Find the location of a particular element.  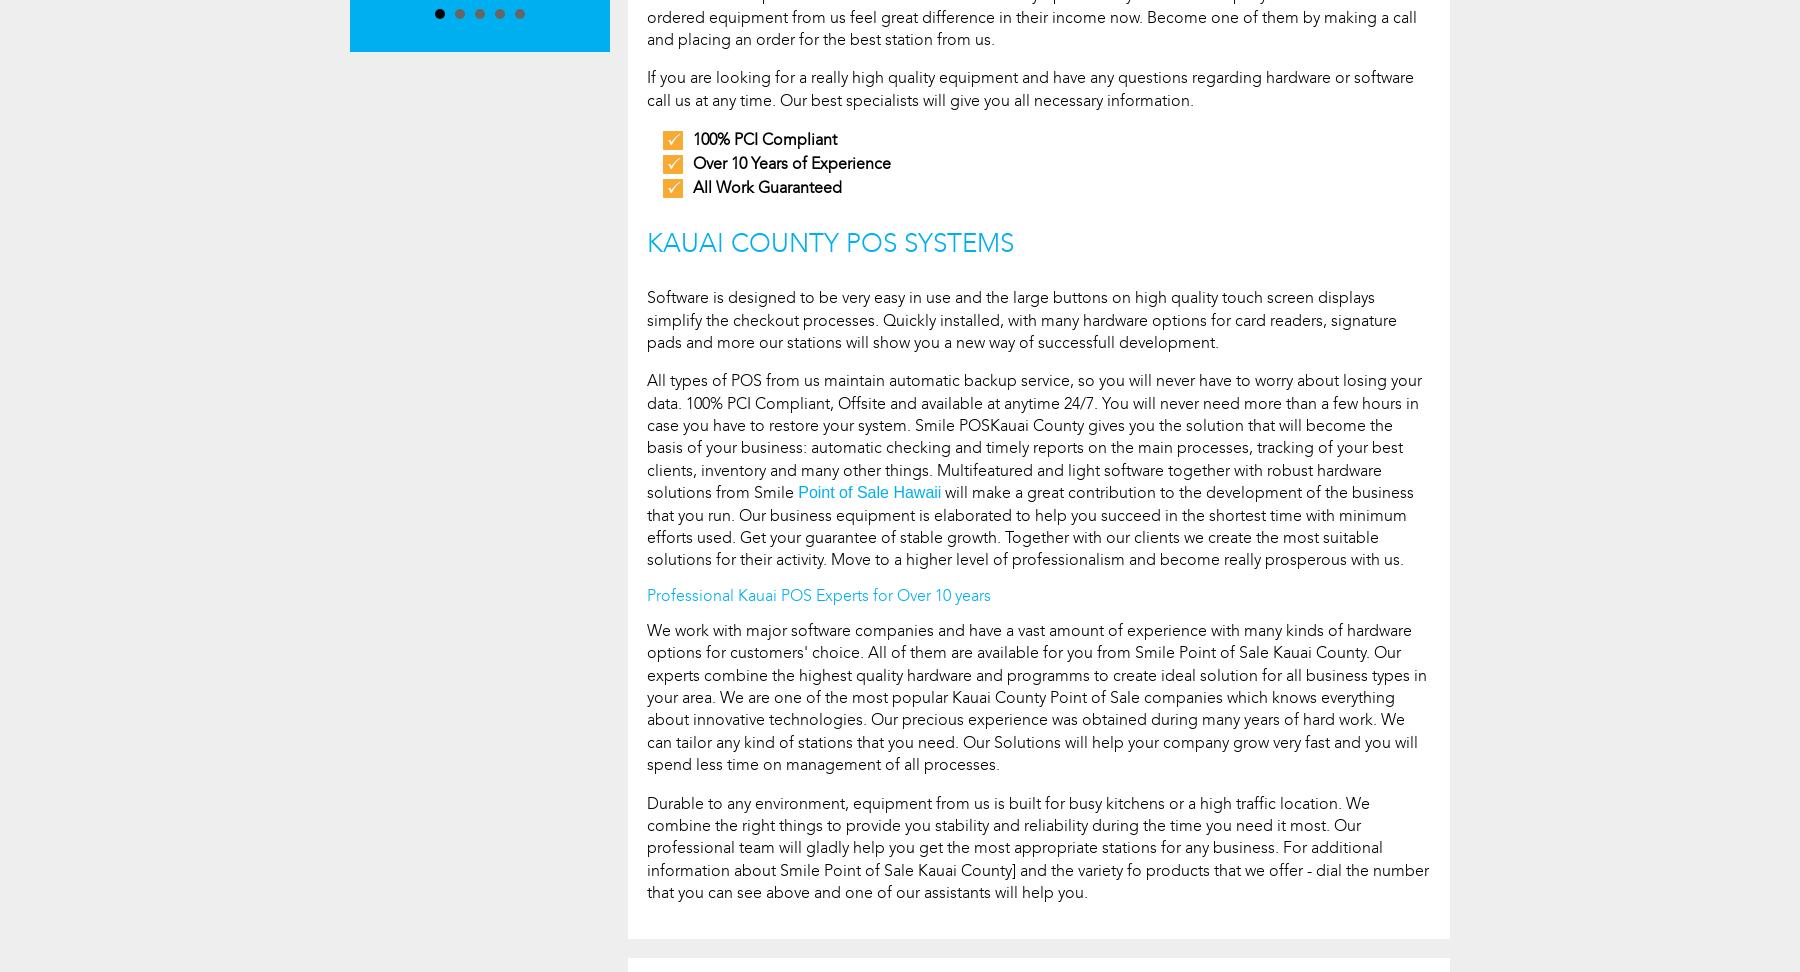

'Software is designed to be very easy in use and the large buttons on high quality touch screen displays simplify the checkout processes. Quickly installed, with many hardware options for card readers, signature pads and more our stations will show you a new way of successfull development.' is located at coordinates (1022, 318).